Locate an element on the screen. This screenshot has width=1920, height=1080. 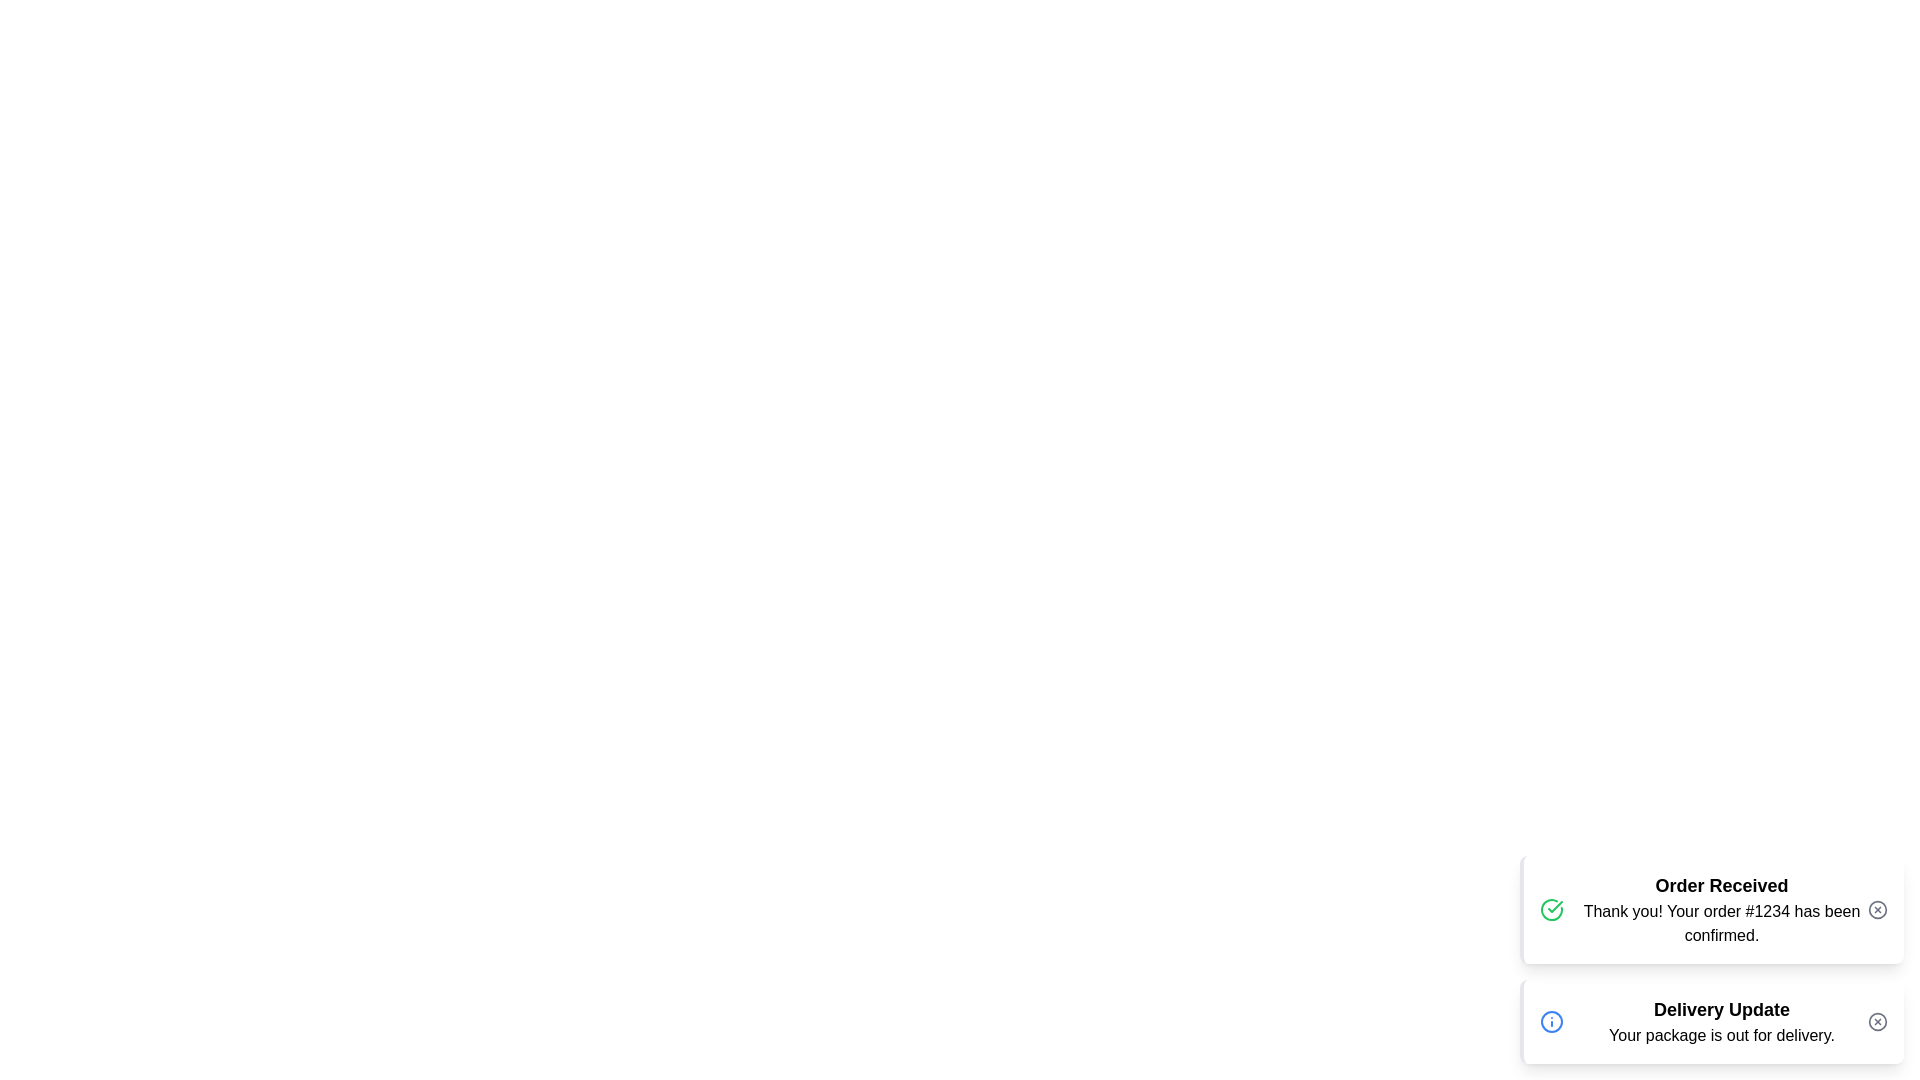
close button of the notification with title Delivery Update is located at coordinates (1876, 1022).